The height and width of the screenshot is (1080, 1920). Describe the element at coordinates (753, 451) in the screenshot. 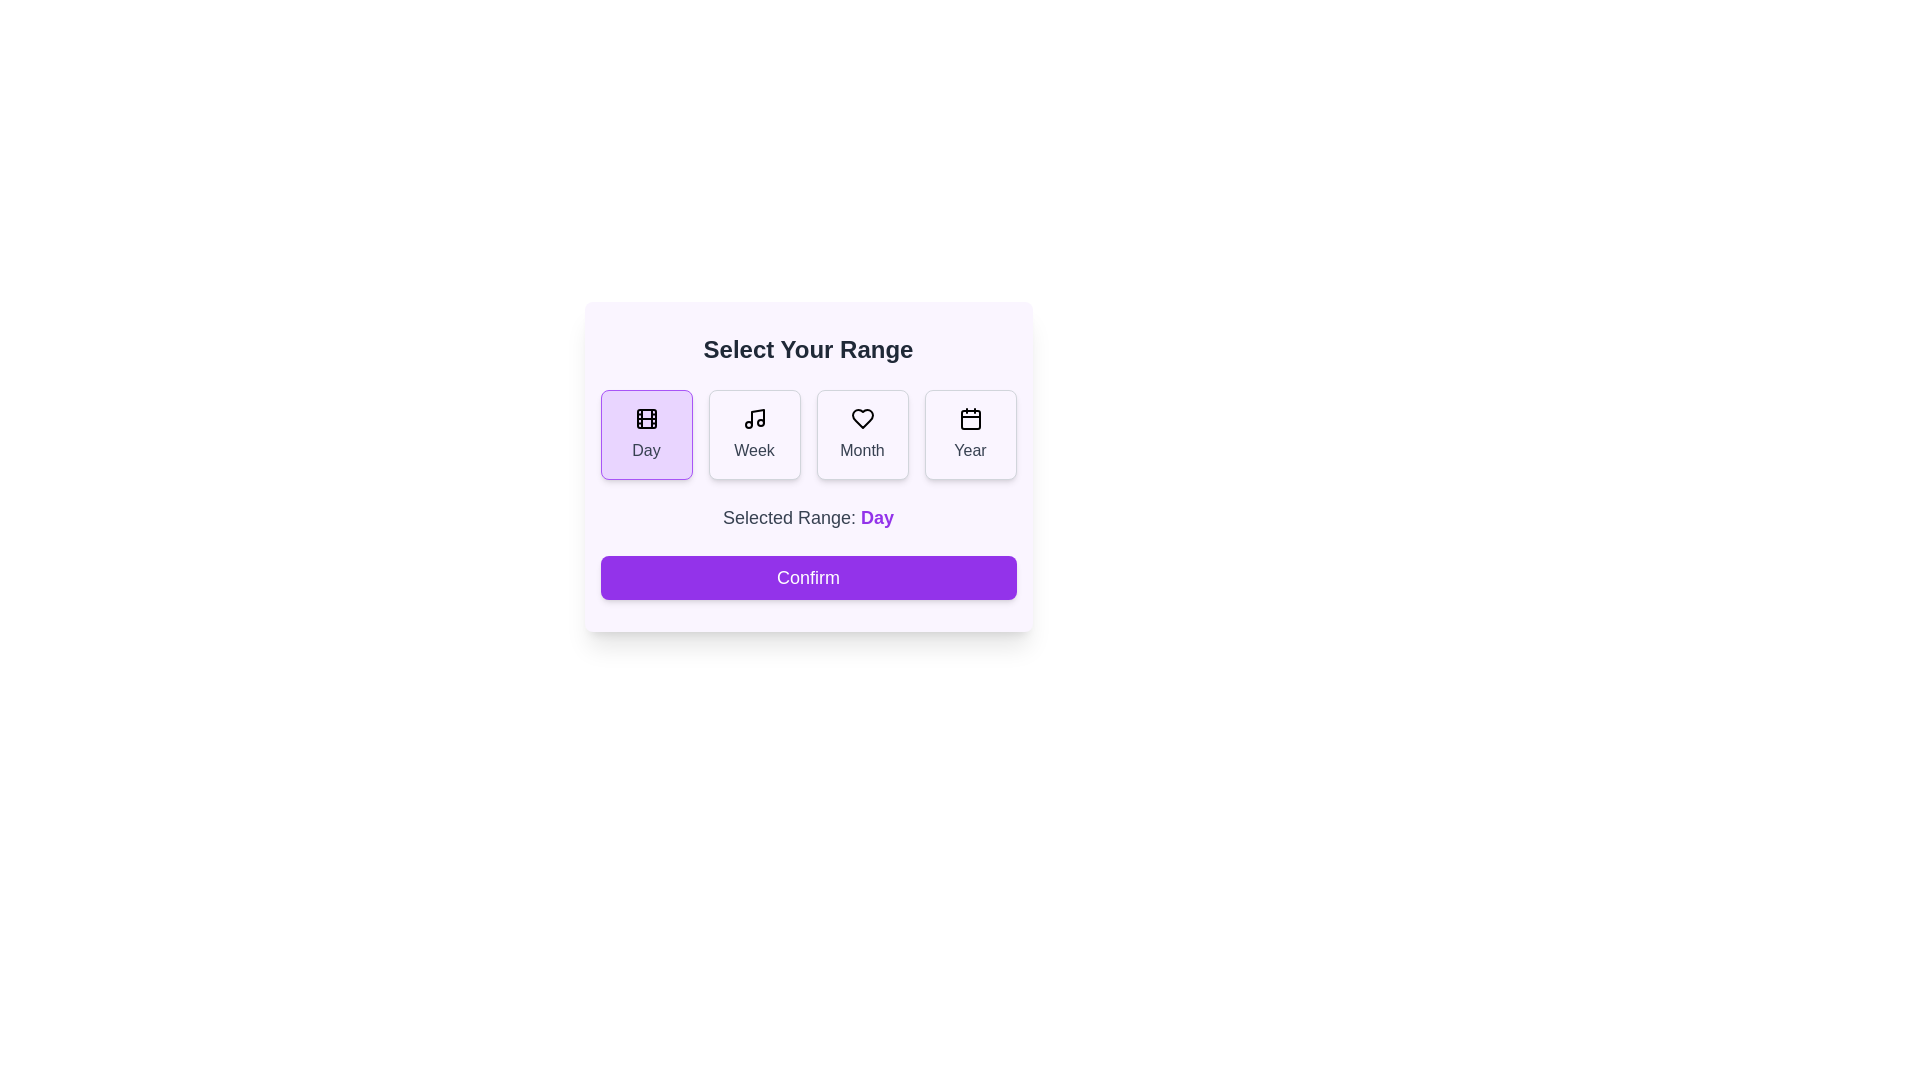

I see `the text content of the 'Week' label in the range selection interface, which is located between the 'Day' and 'Month' options` at that location.